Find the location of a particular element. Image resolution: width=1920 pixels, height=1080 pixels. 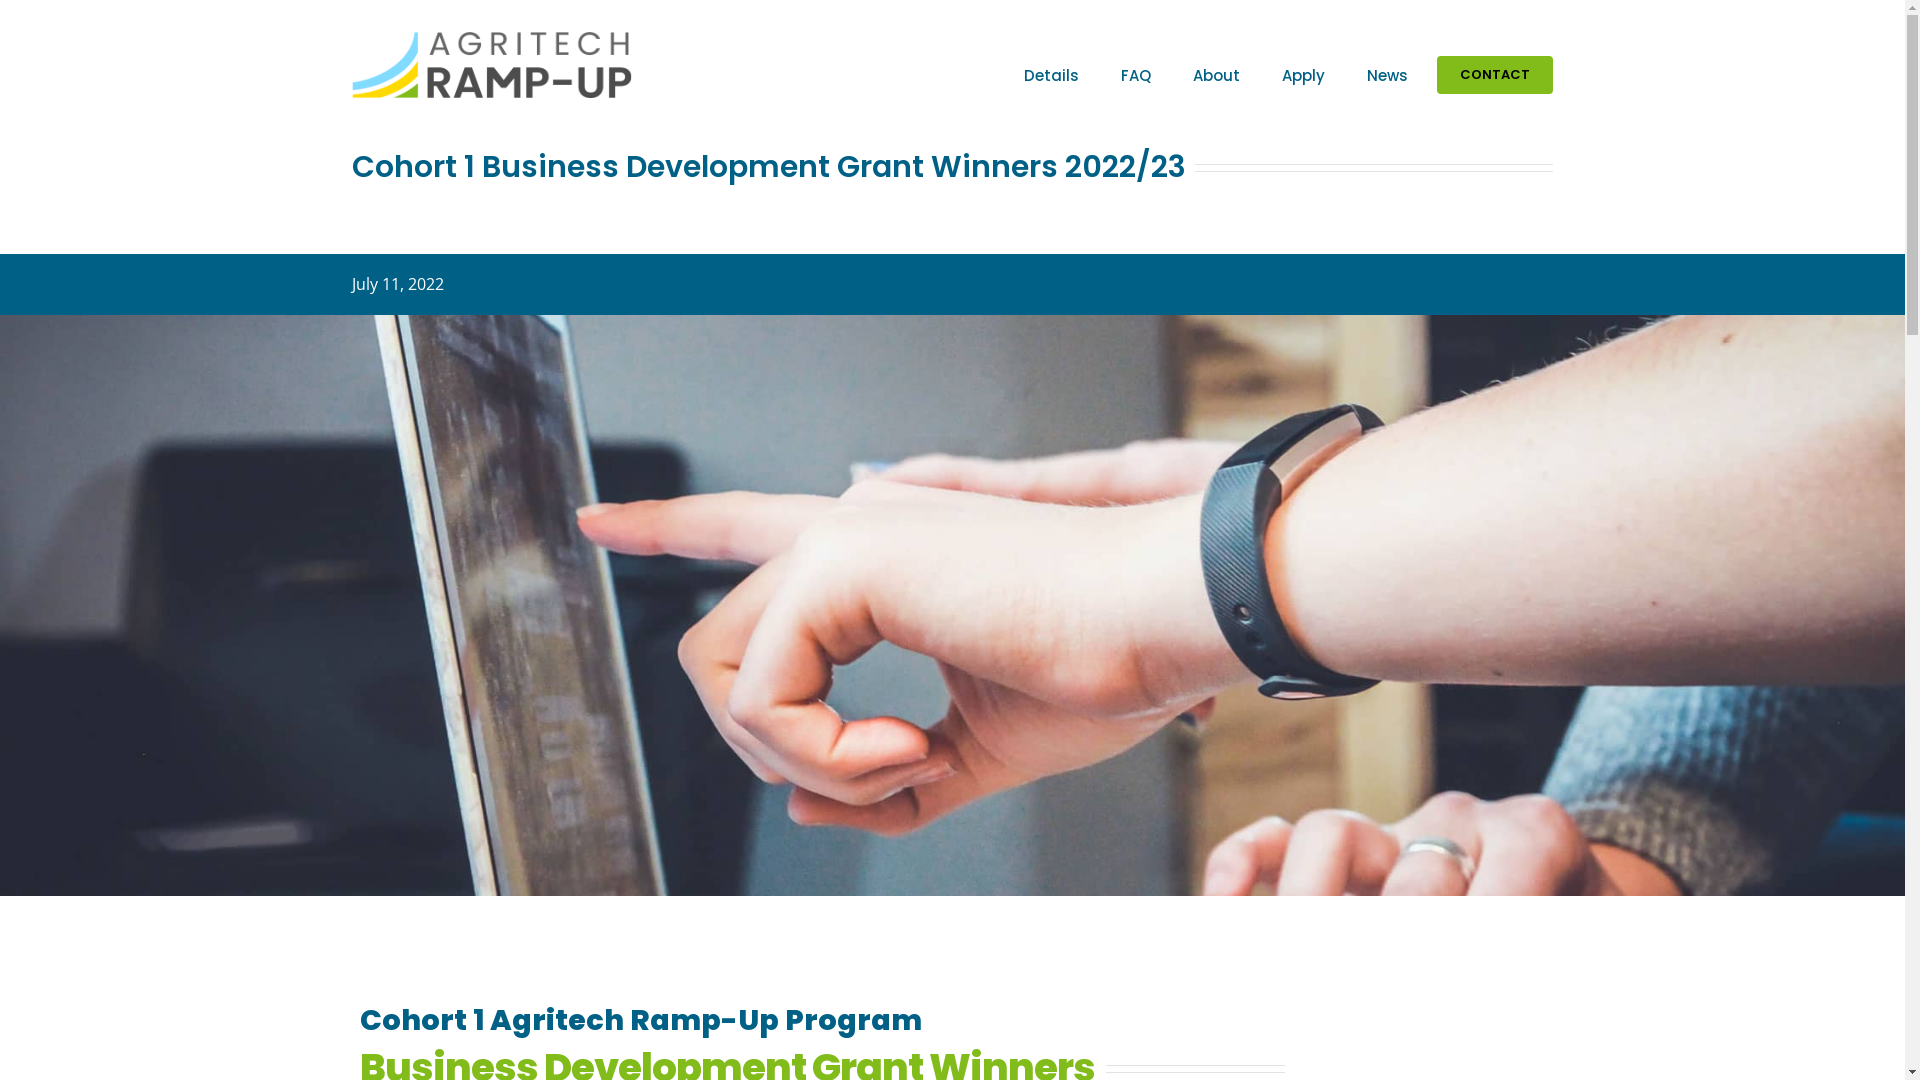

'Apply' is located at coordinates (1303, 73).